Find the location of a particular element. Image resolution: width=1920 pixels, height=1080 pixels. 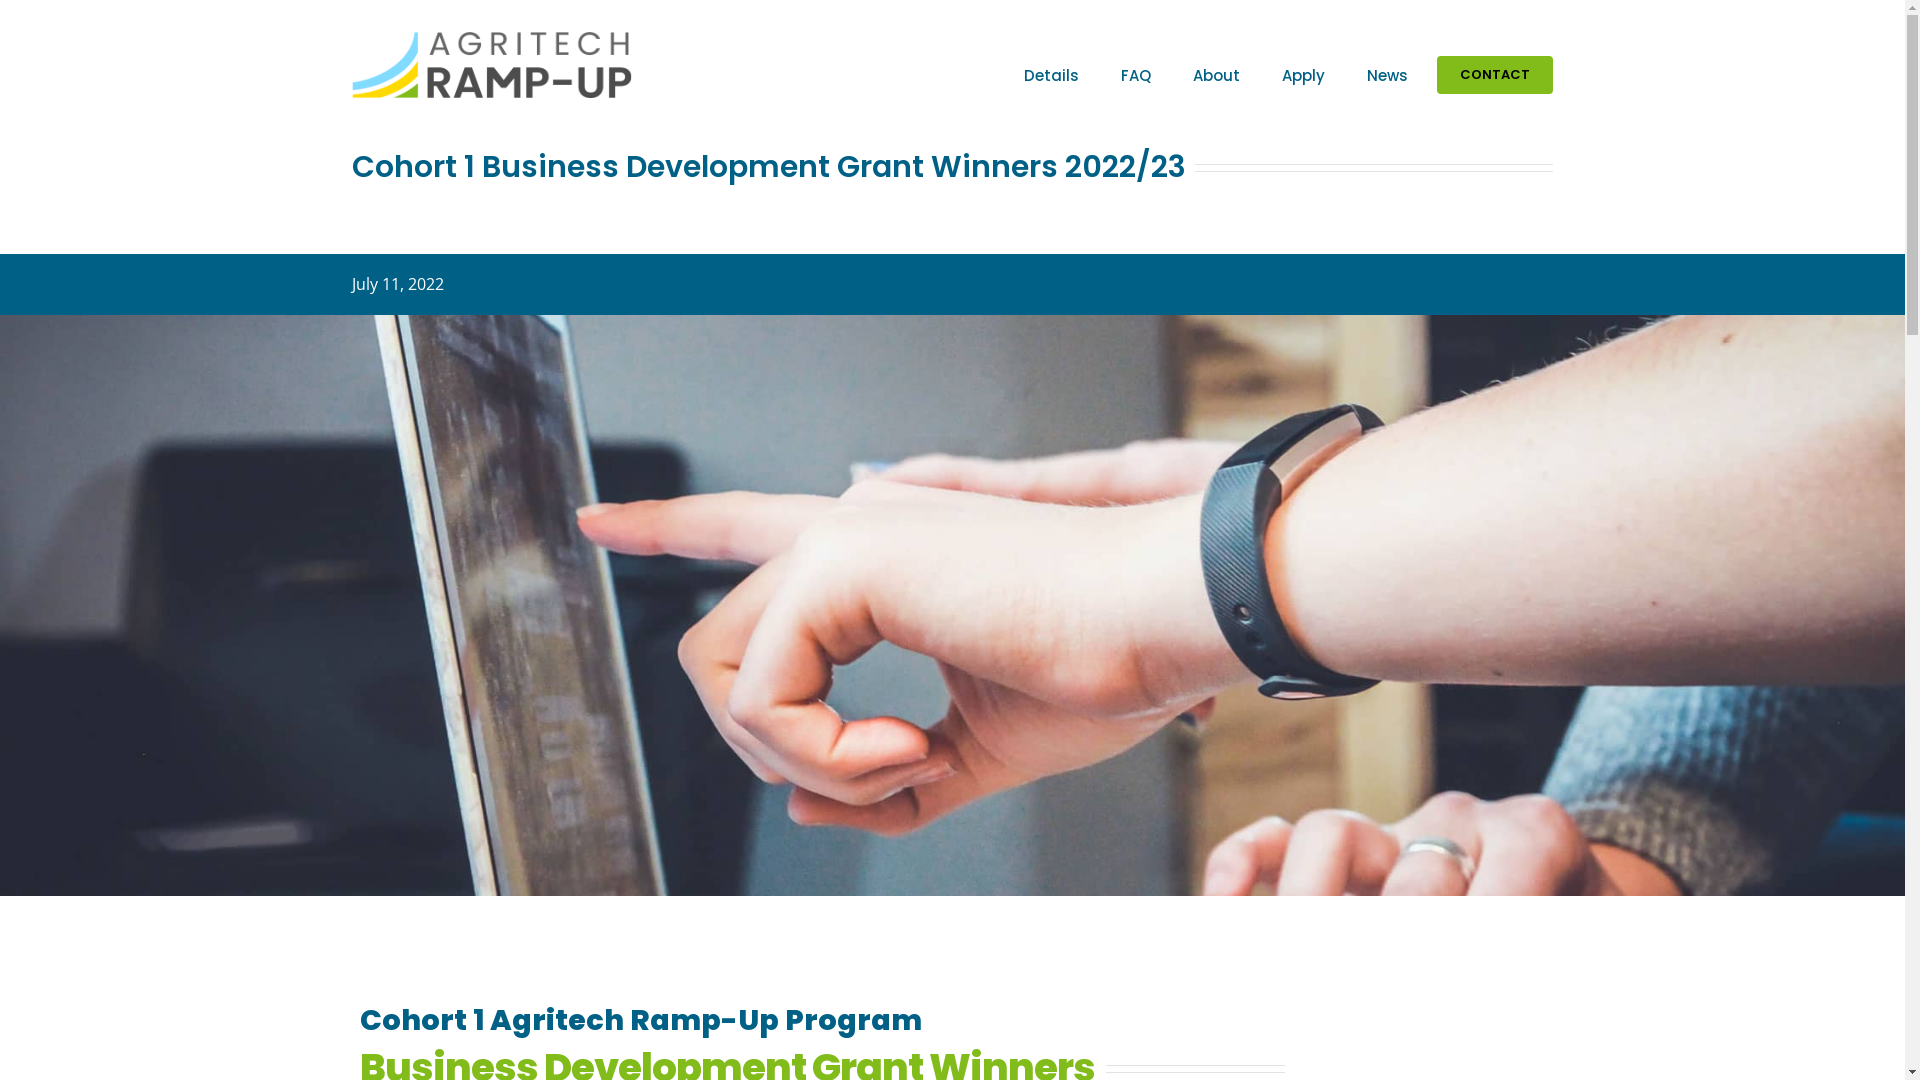

'Apply' is located at coordinates (1303, 73).